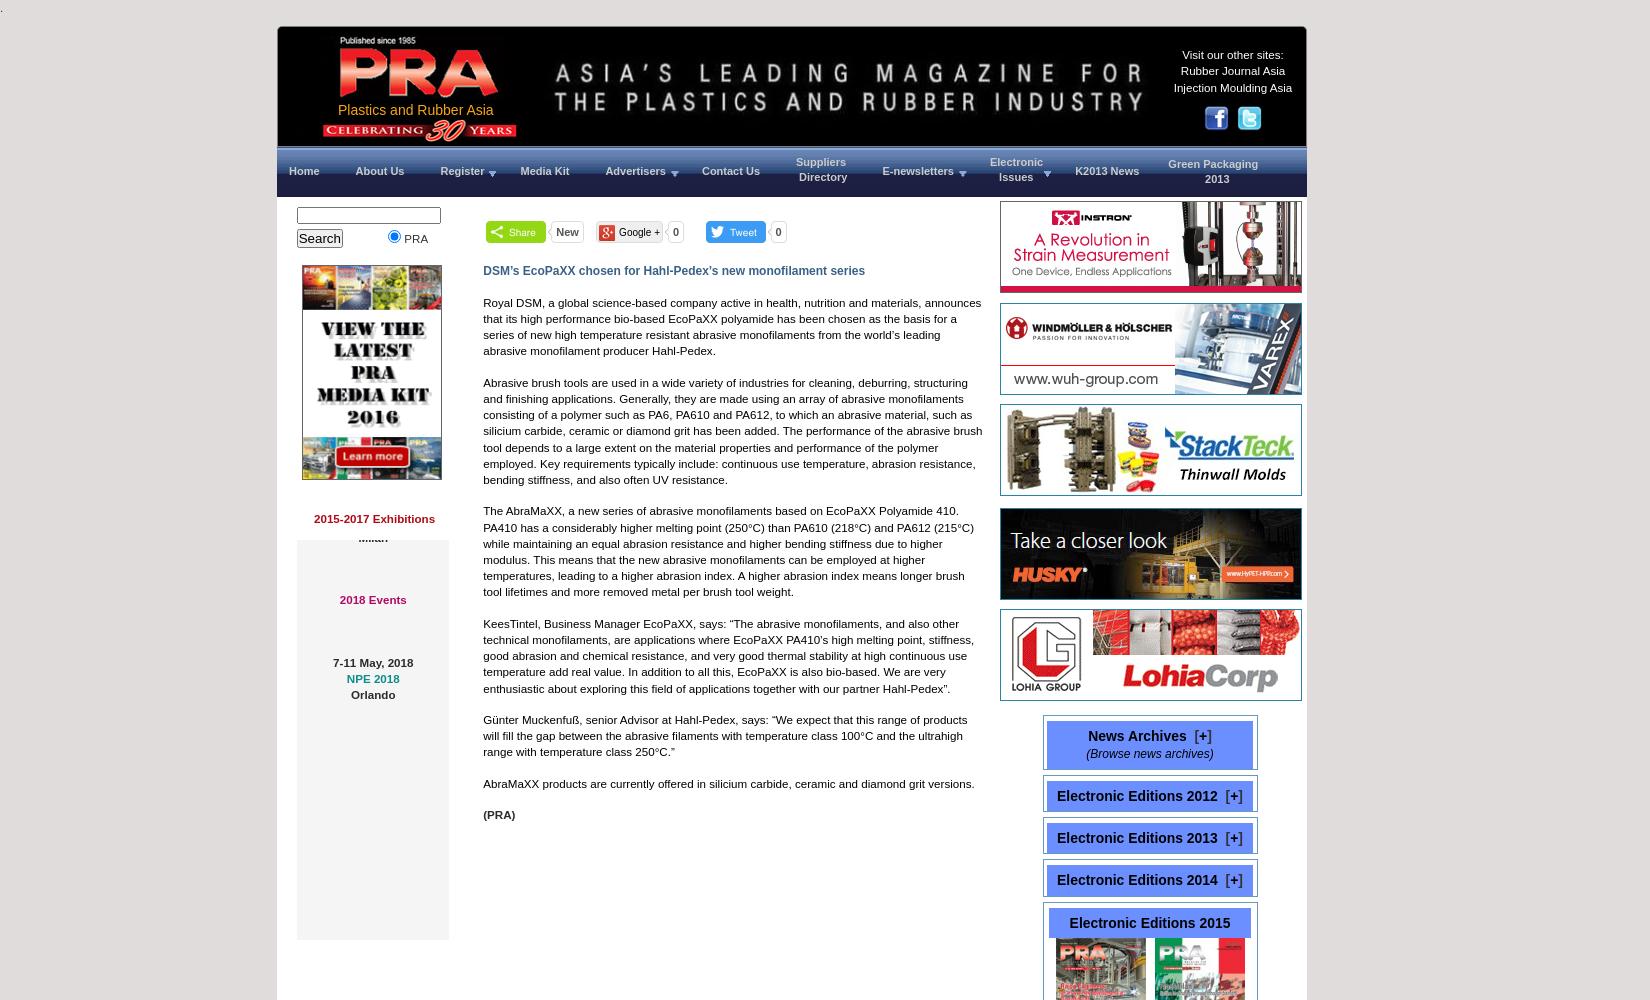 The image size is (1650, 1000). What do you see at coordinates (1168, 179) in the screenshot?
I see `'2013'` at bounding box center [1168, 179].